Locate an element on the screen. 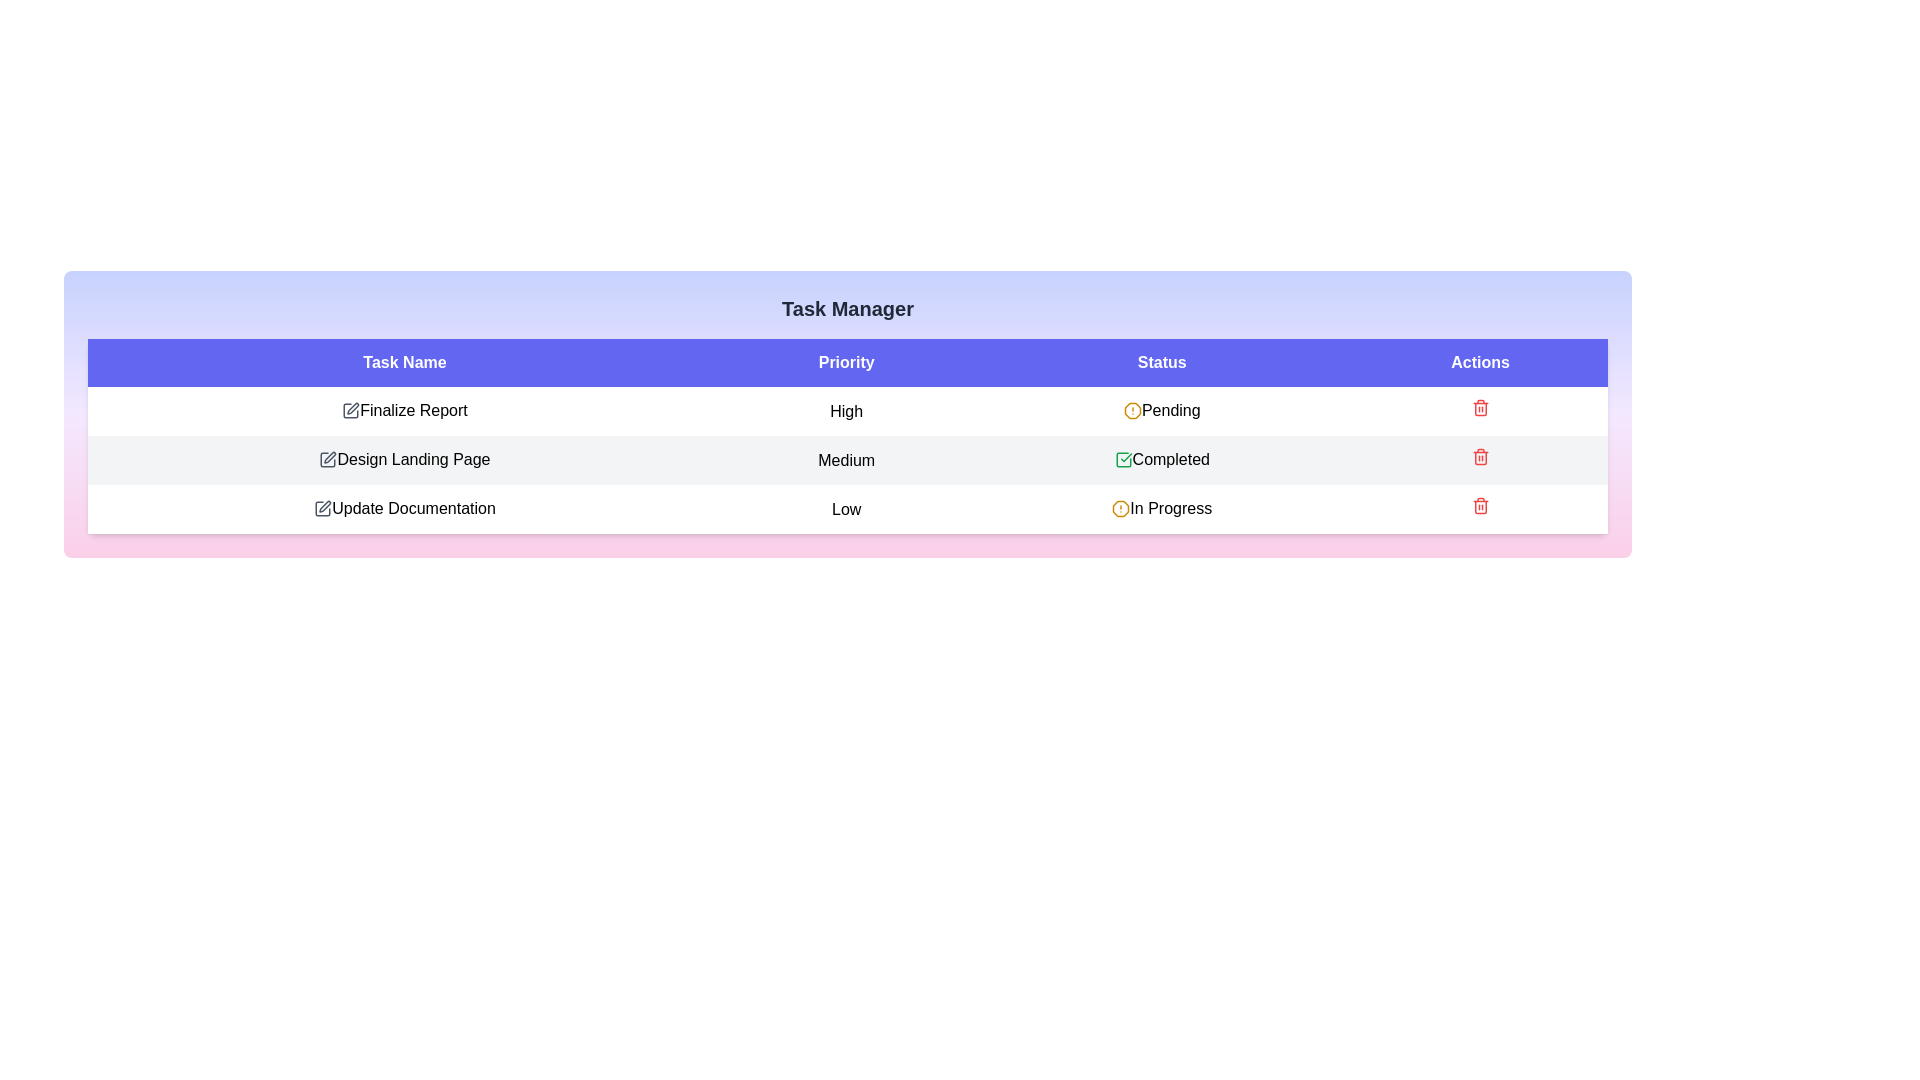 The width and height of the screenshot is (1920, 1080). the trash icon for the task with name Update Documentation is located at coordinates (1480, 504).